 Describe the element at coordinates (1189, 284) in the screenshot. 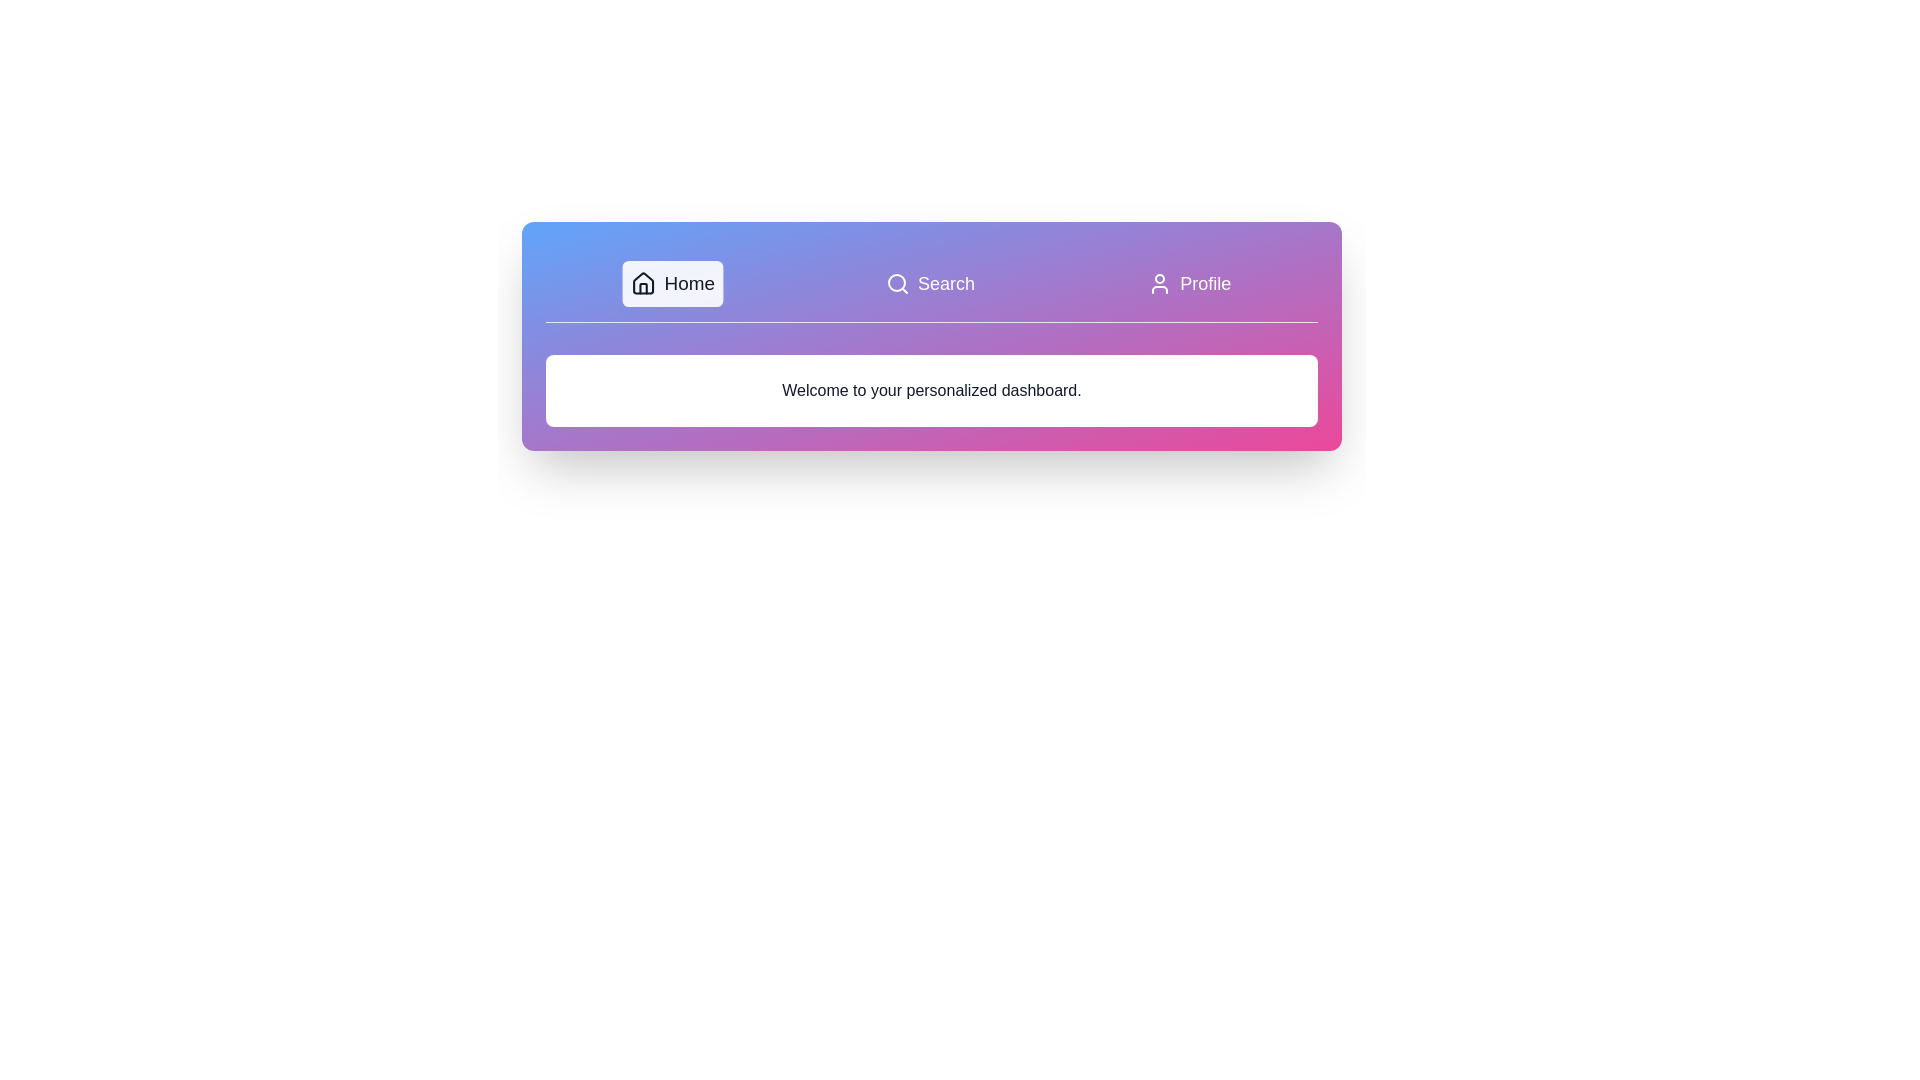

I see `the Profile tab to observe the hover effect` at that location.